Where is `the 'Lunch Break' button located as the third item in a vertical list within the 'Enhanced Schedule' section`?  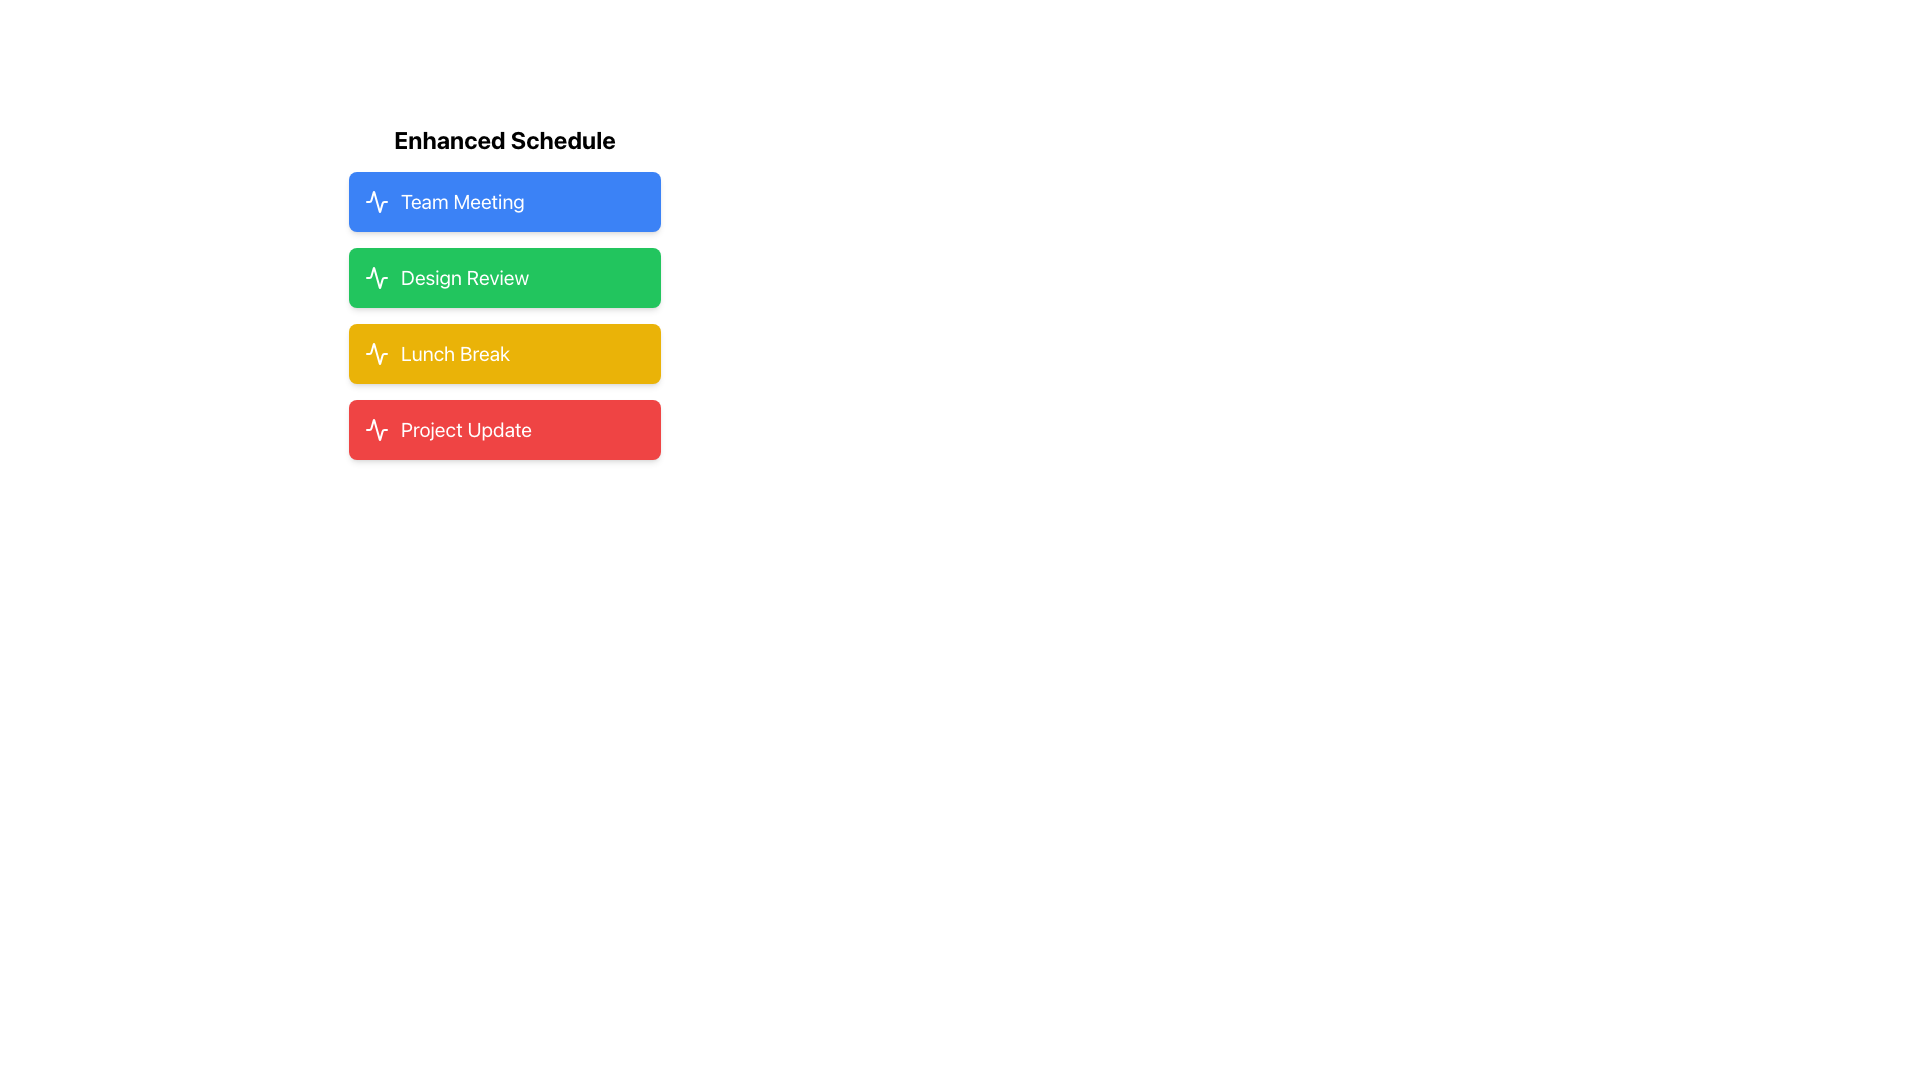
the 'Lunch Break' button located as the third item in a vertical list within the 'Enhanced Schedule' section is located at coordinates (504, 353).